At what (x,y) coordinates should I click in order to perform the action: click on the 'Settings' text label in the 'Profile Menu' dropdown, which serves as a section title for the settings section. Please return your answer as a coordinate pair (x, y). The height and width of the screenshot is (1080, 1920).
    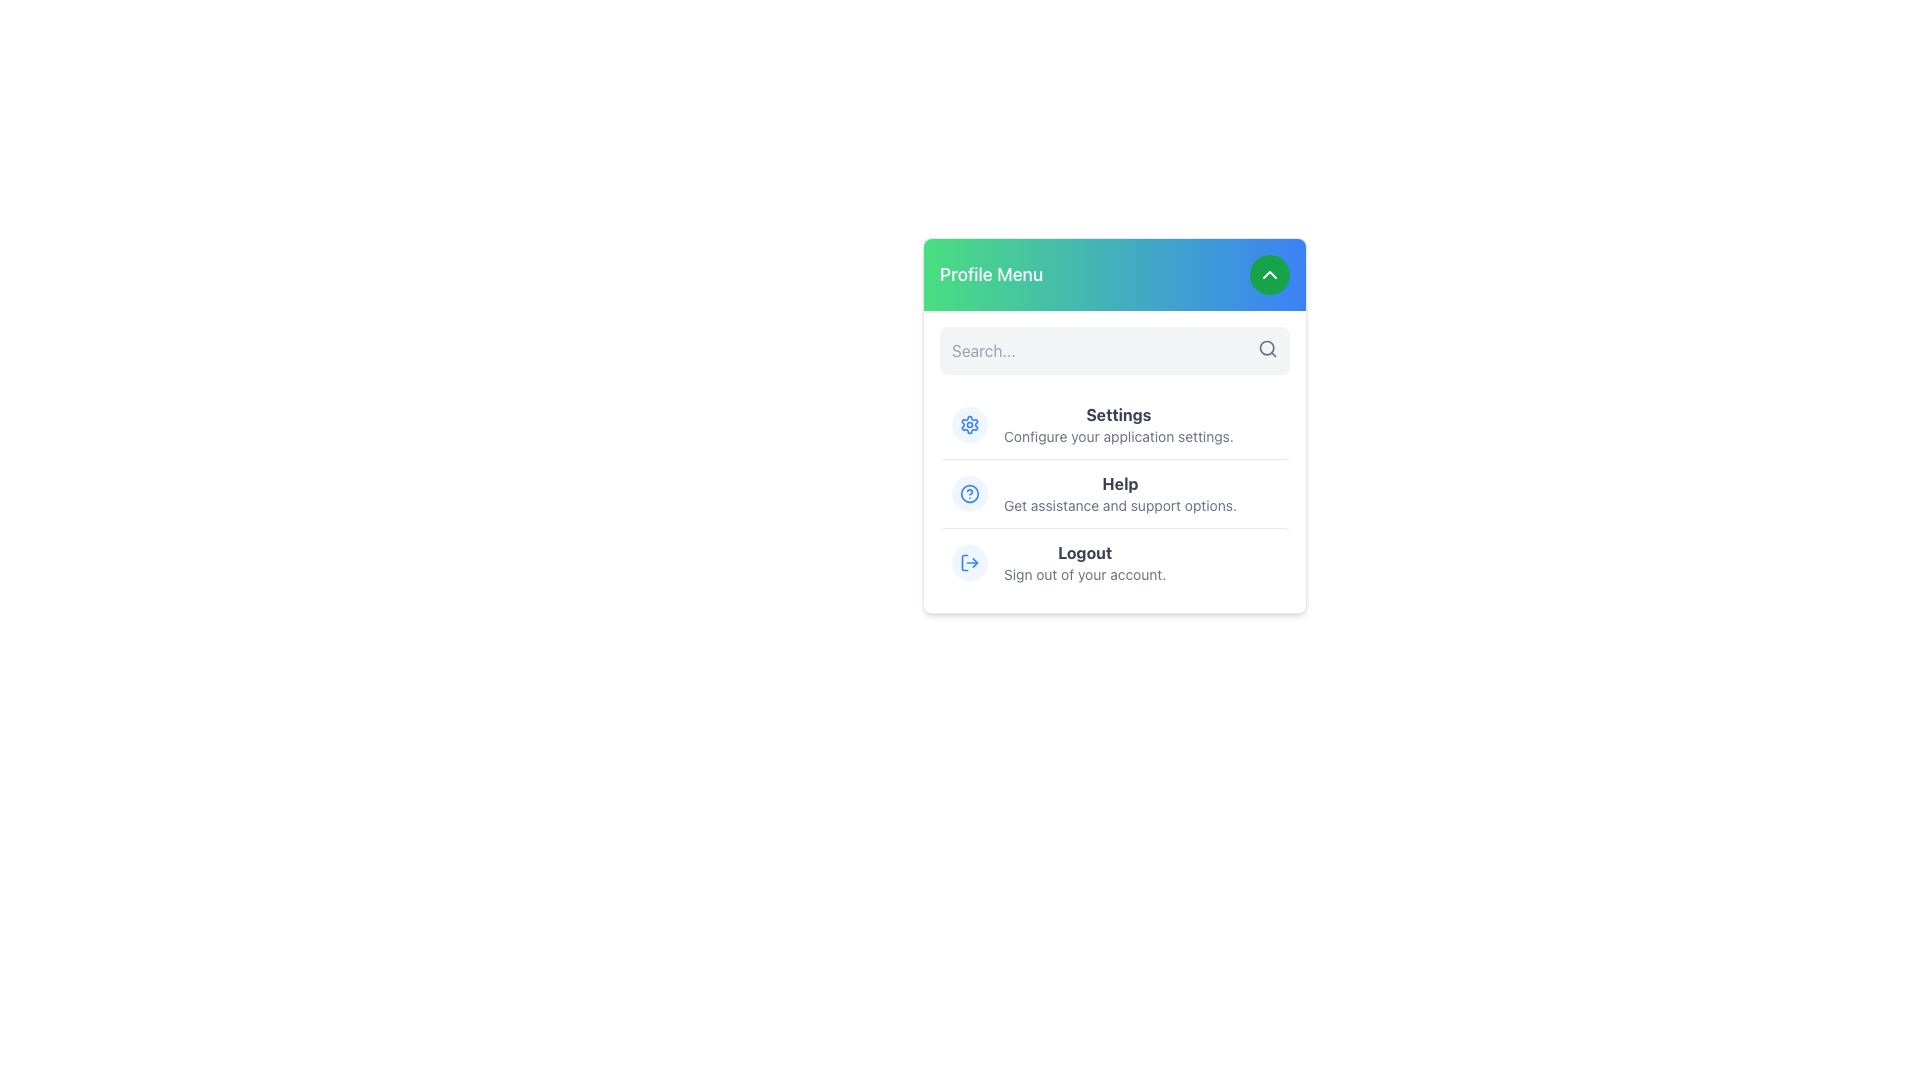
    Looking at the image, I should click on (1117, 414).